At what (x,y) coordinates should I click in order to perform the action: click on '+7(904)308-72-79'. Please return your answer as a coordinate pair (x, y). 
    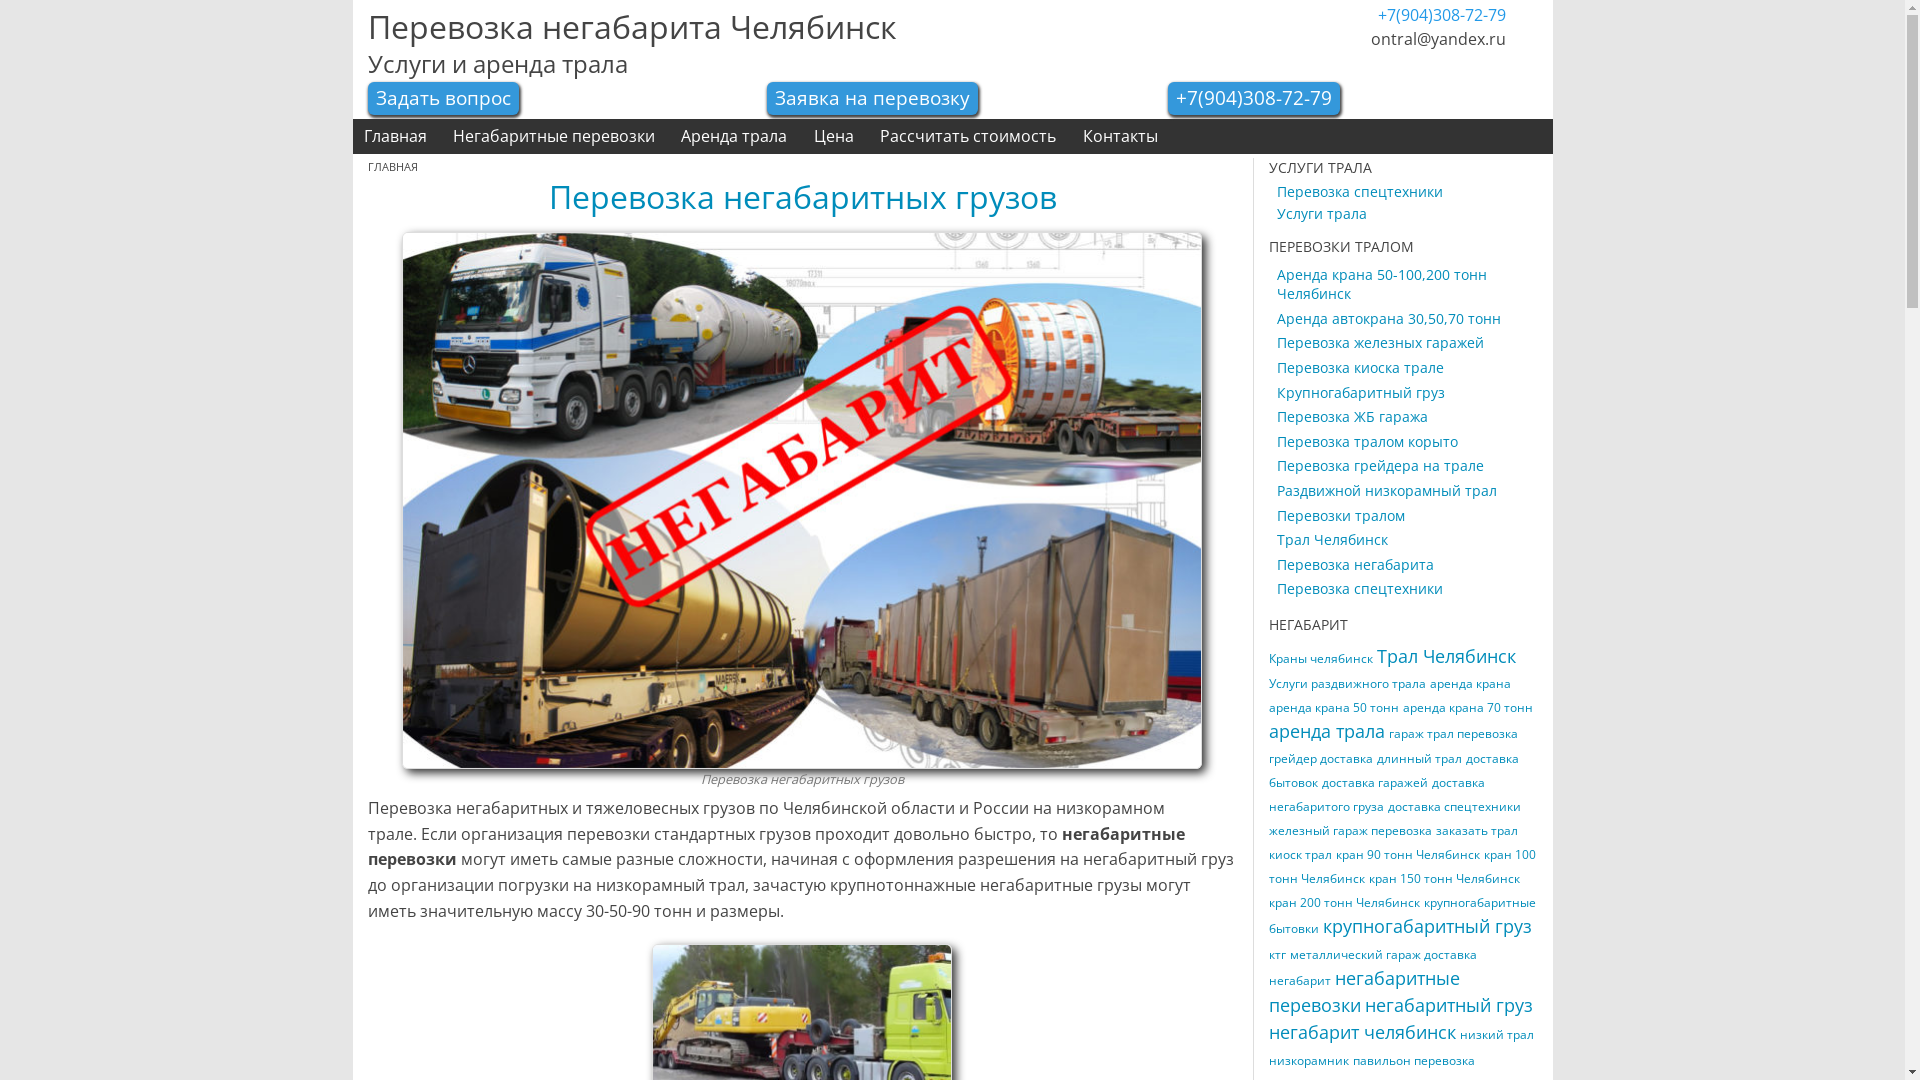
    Looking at the image, I should click on (1252, 97).